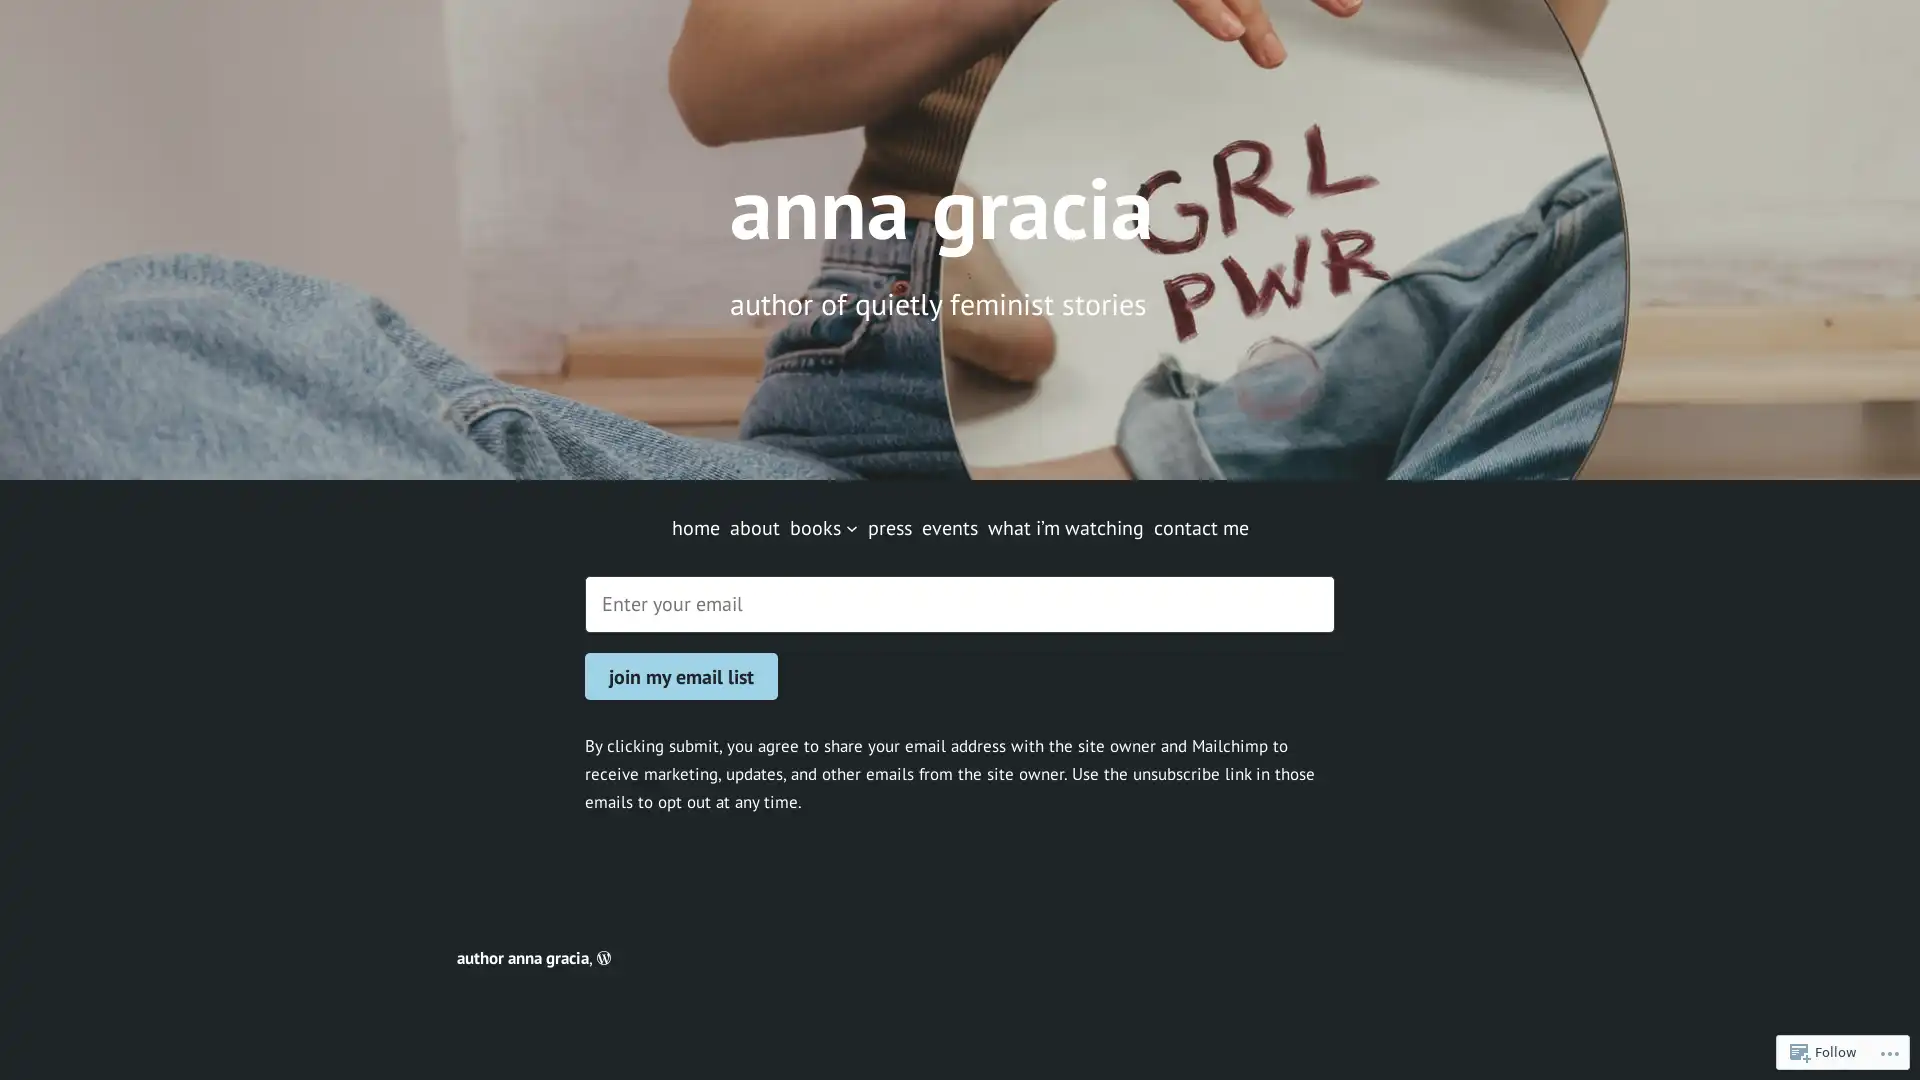 Image resolution: width=1920 pixels, height=1080 pixels. Describe the element at coordinates (850, 527) in the screenshot. I see `books submenu` at that location.